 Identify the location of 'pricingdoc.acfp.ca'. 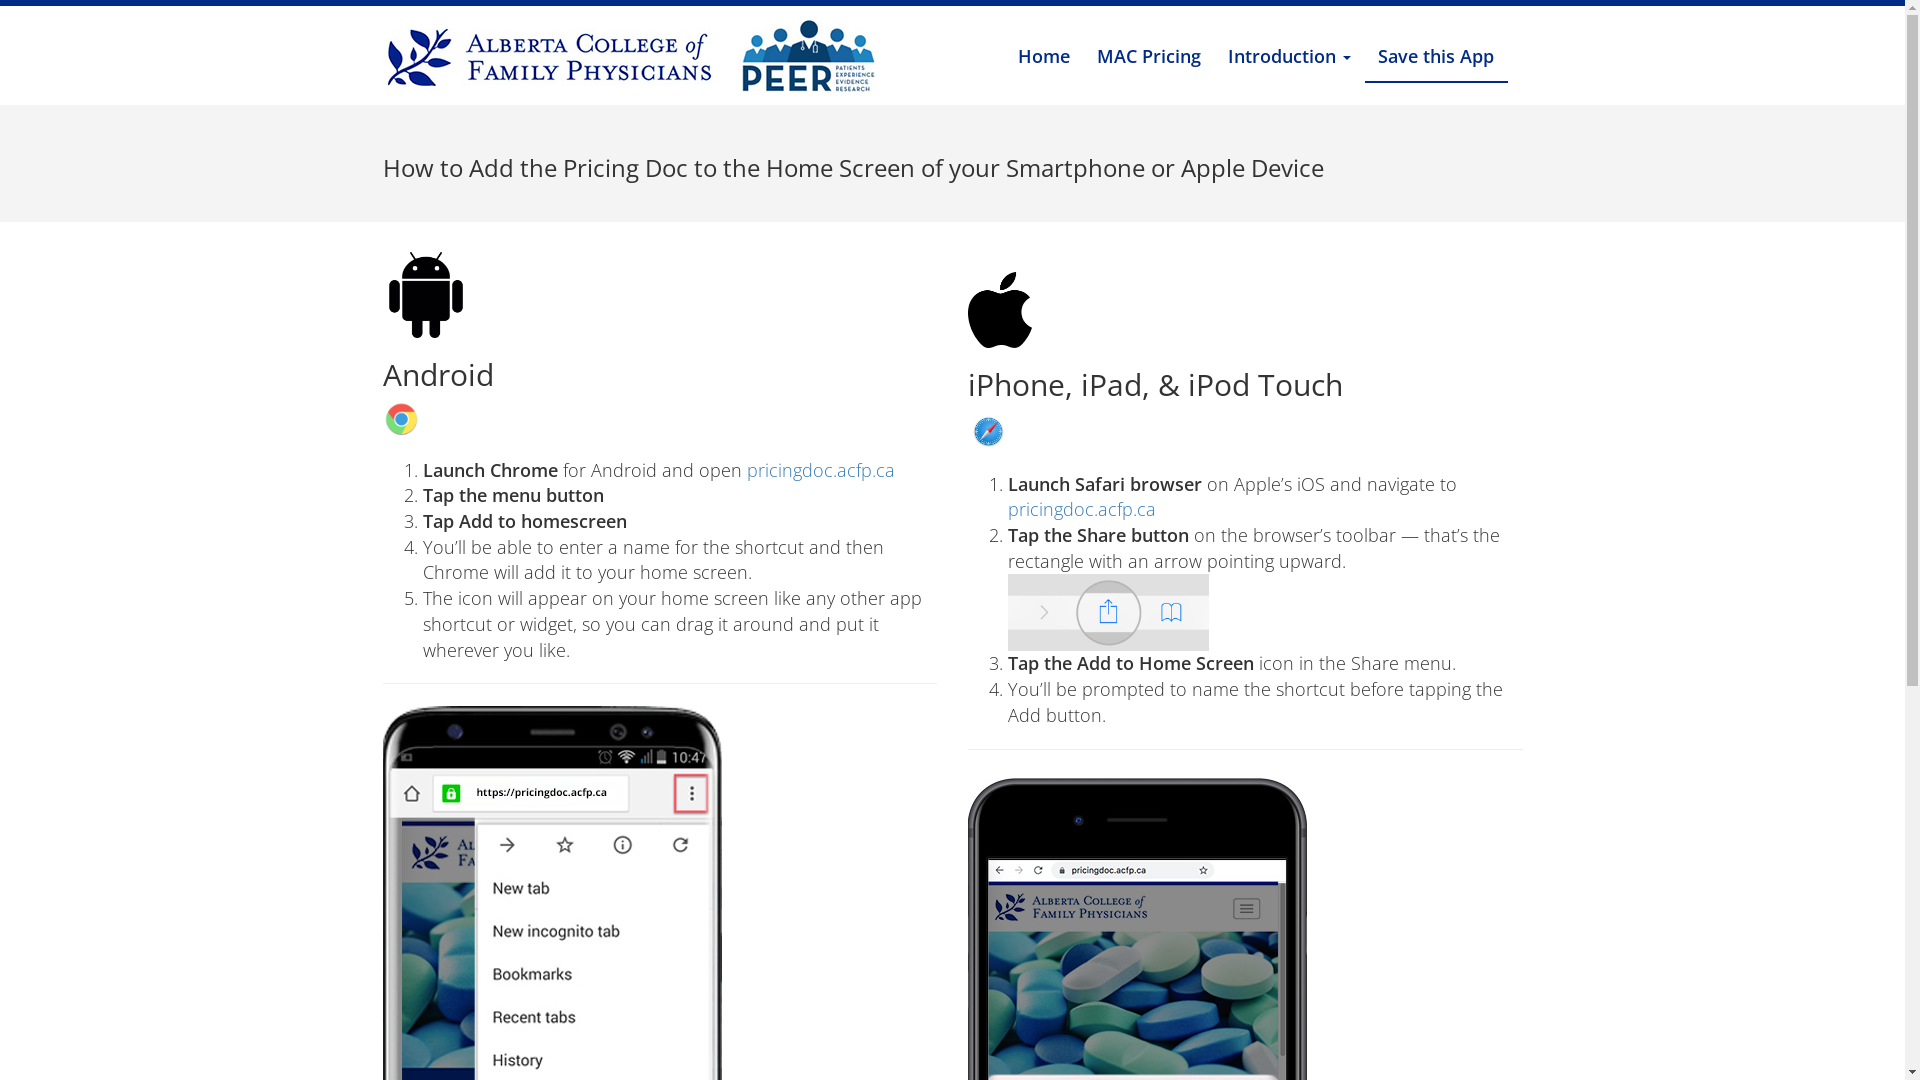
(820, 470).